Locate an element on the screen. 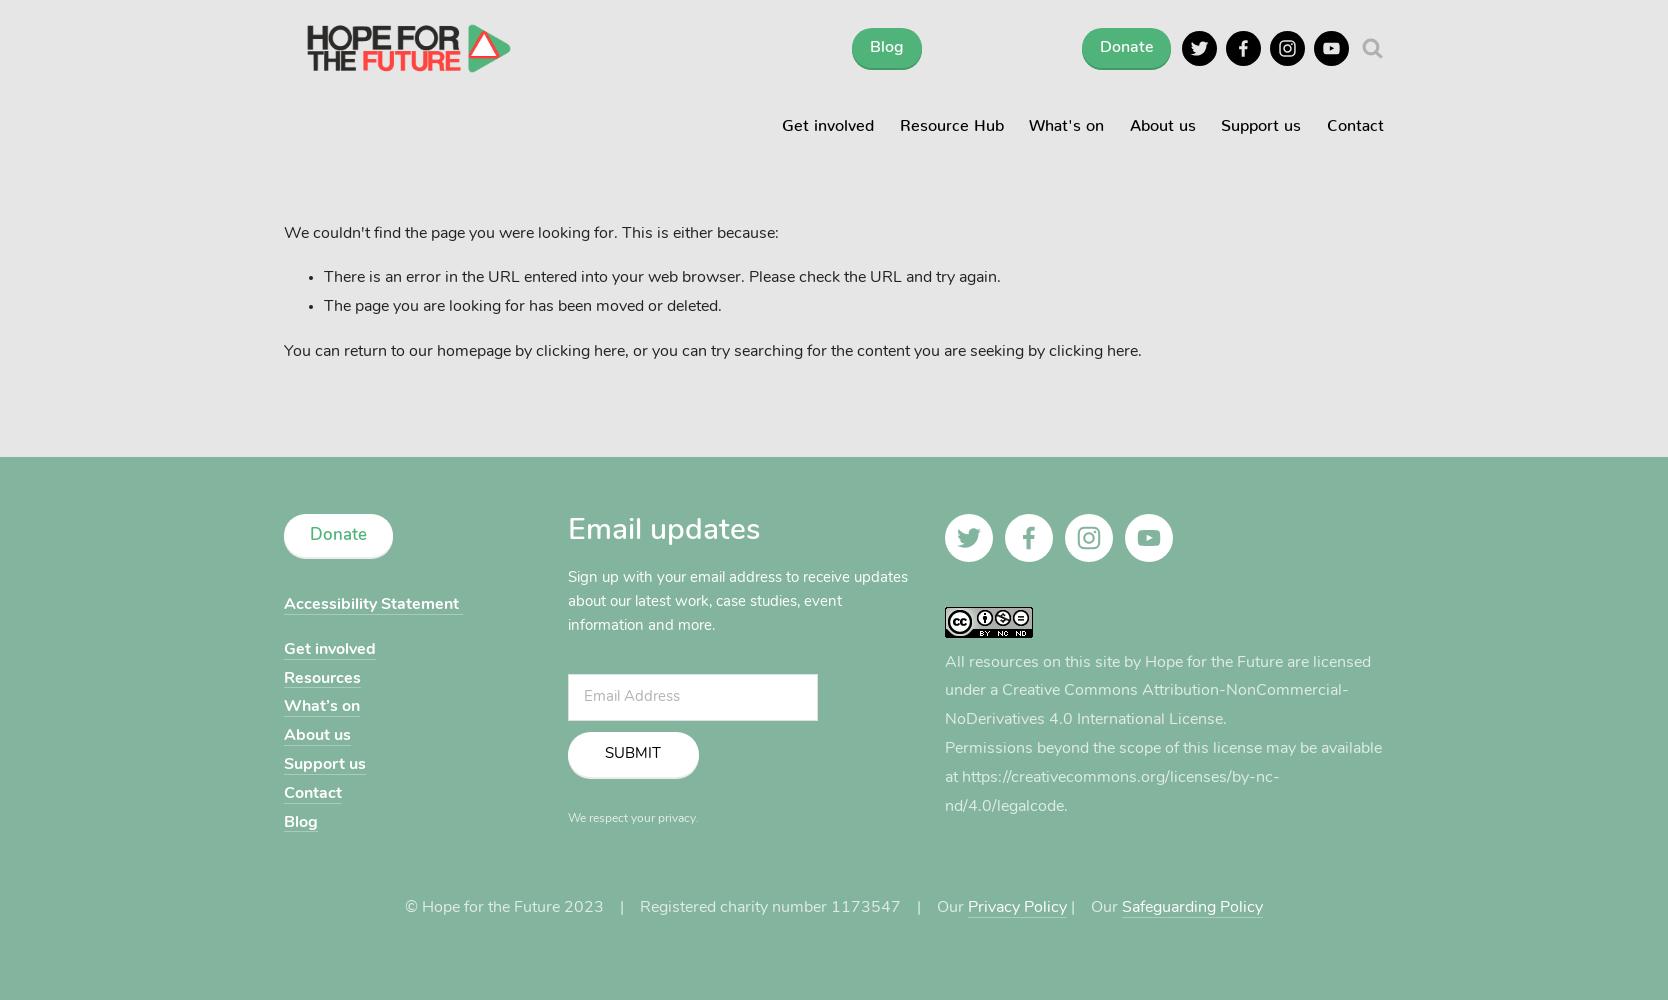  'Accessibility Statement' is located at coordinates (370, 603).